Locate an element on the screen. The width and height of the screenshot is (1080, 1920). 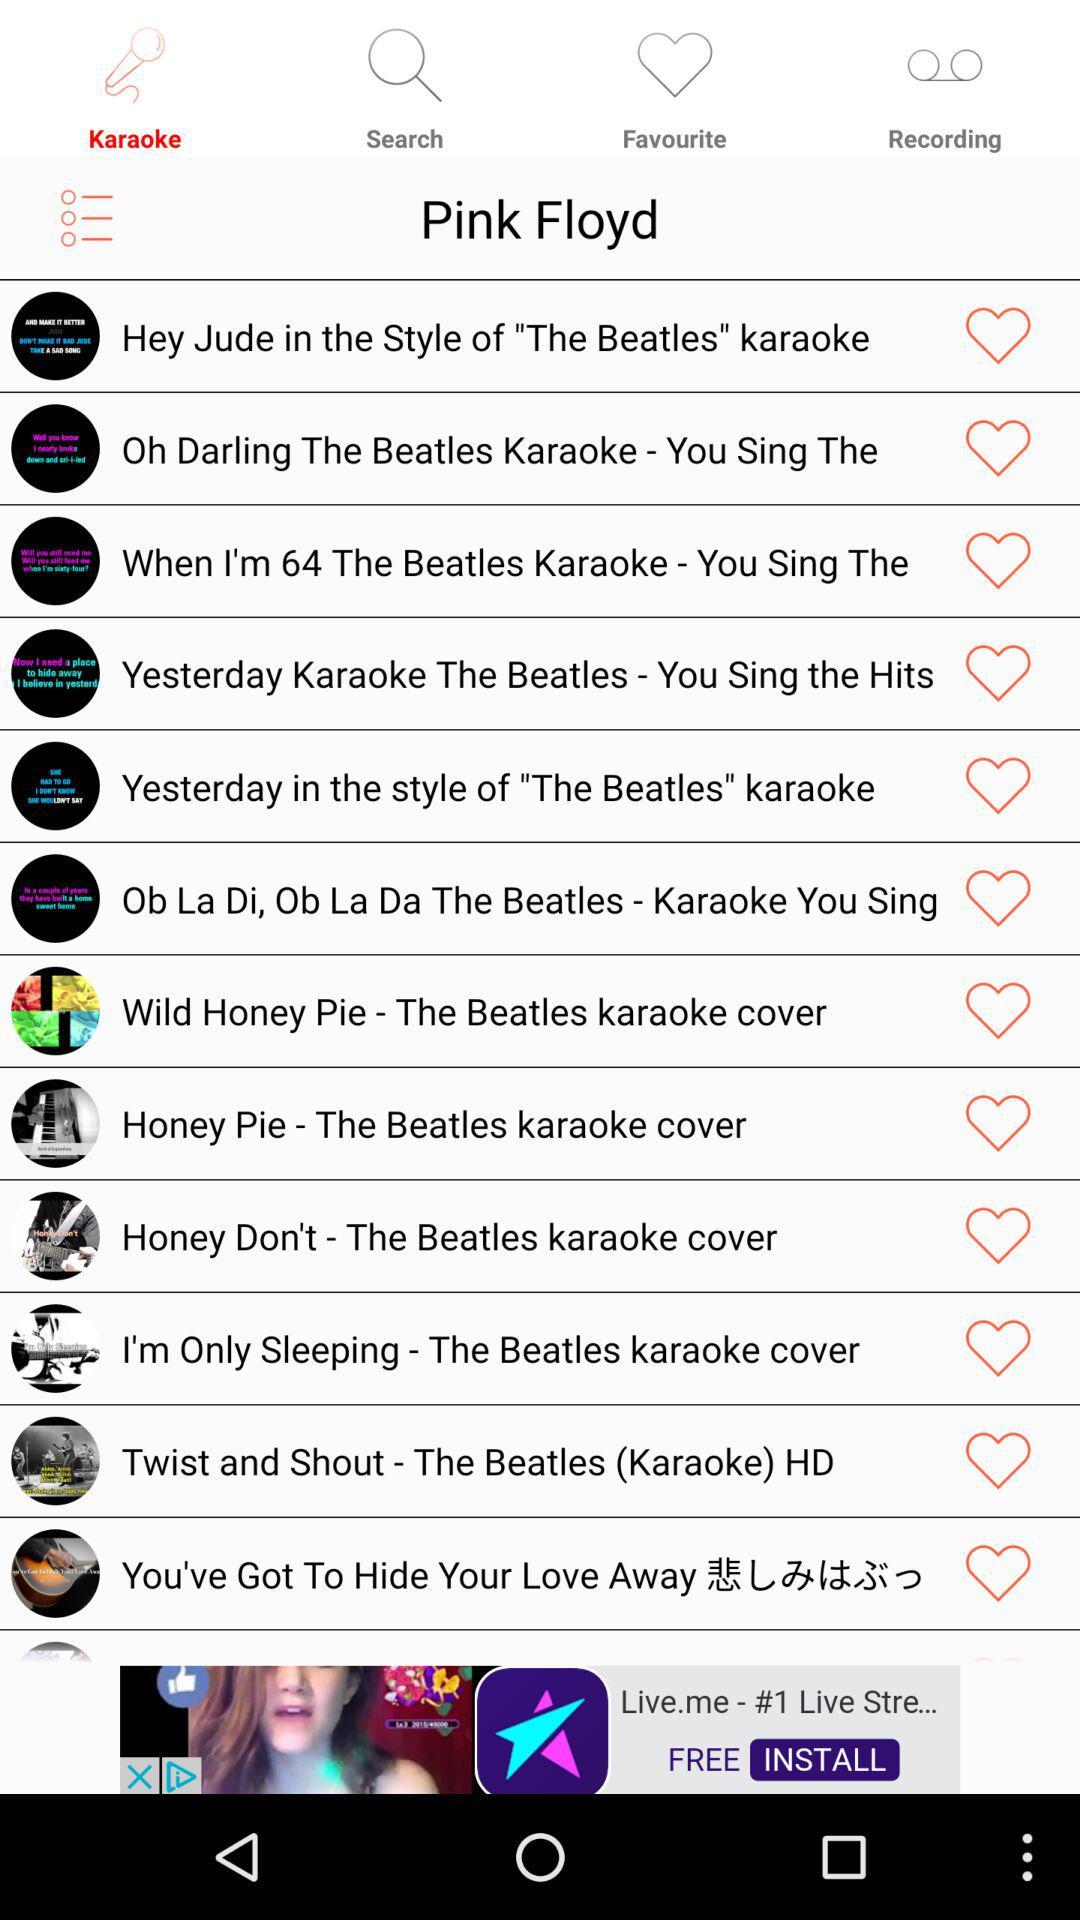
article is located at coordinates (998, 1348).